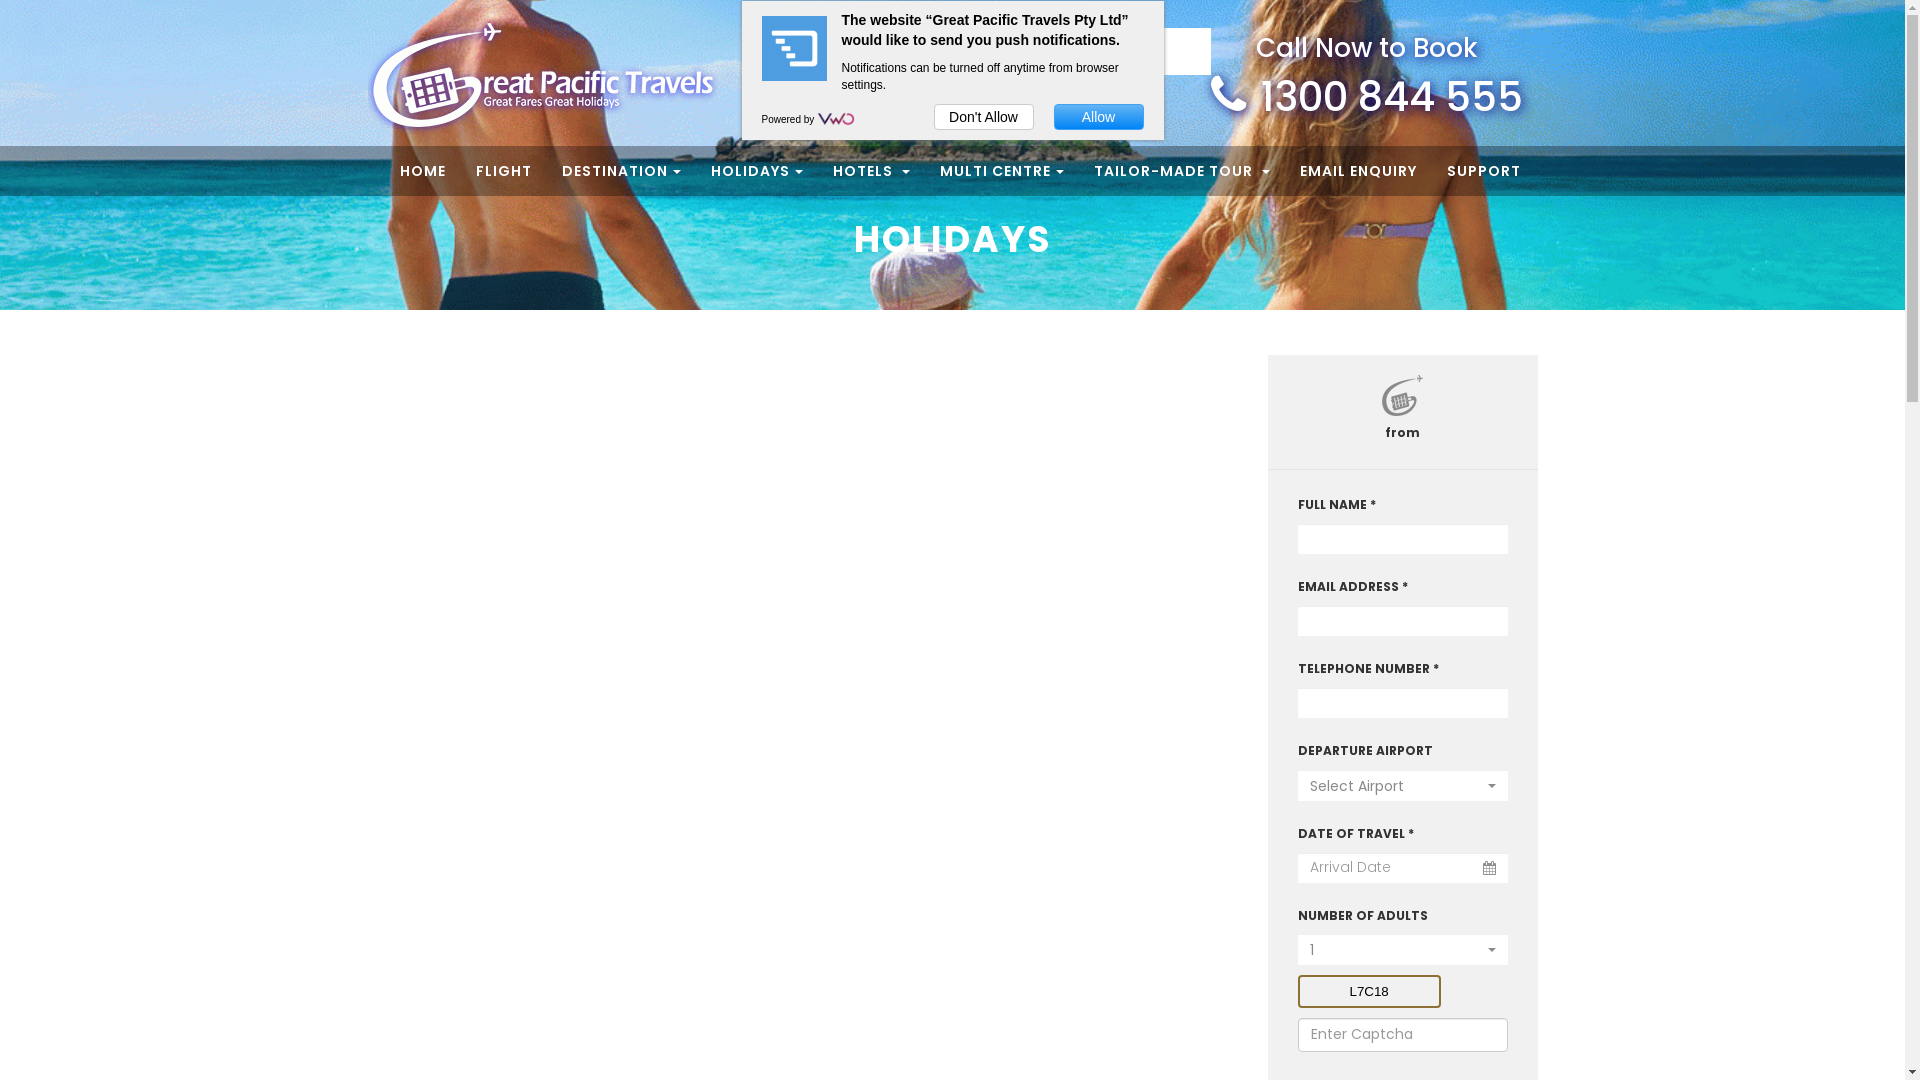 Image resolution: width=1920 pixels, height=1080 pixels. What do you see at coordinates (1101, 50) in the screenshot?
I see `'COVID-19 Message'` at bounding box center [1101, 50].